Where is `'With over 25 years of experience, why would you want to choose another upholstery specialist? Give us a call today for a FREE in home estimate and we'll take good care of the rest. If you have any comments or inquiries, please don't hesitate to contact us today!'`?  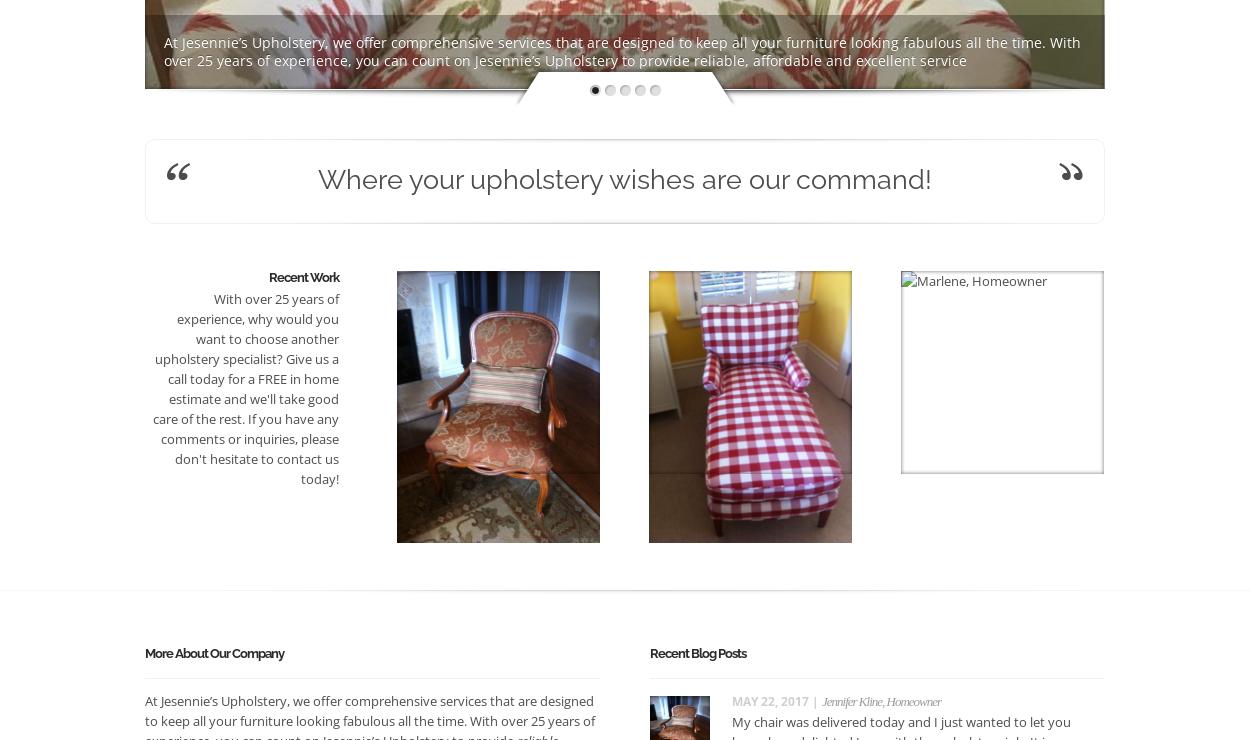
'With over 25 years of experience, why would you want to choose another upholstery specialist? Give us a call today for a FREE in home estimate and we'll take good care of the rest. If you have any comments or inquiries, please don't hesitate to contact us today!' is located at coordinates (245, 388).